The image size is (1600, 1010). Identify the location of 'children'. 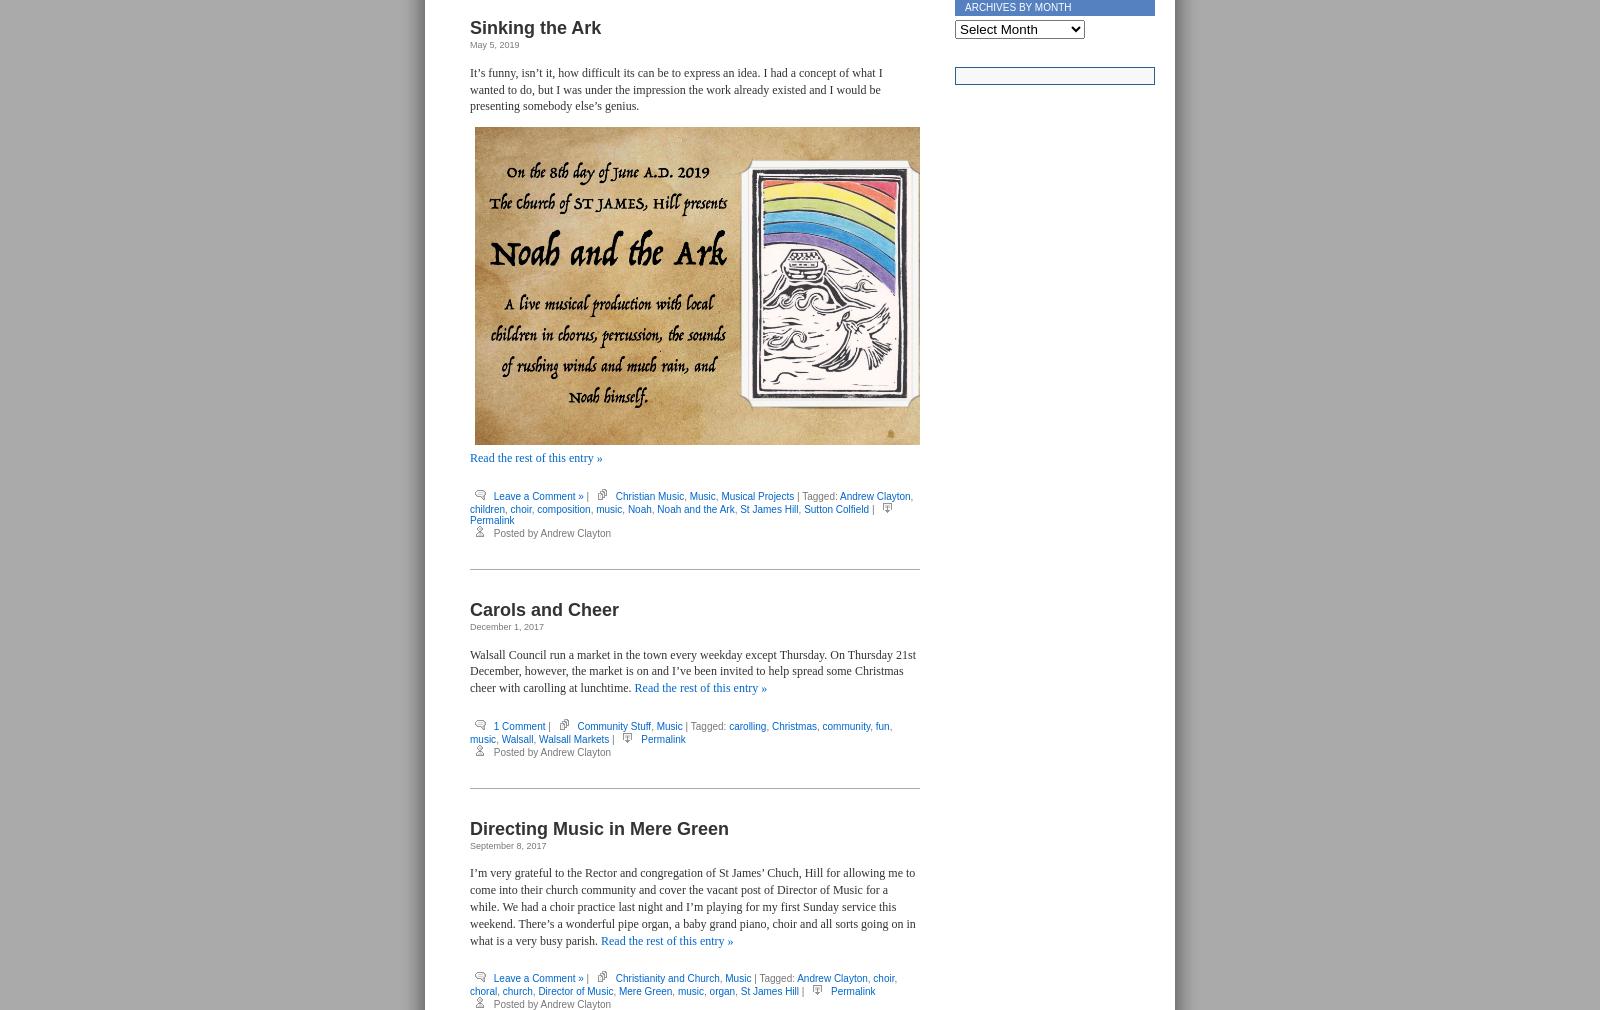
(486, 508).